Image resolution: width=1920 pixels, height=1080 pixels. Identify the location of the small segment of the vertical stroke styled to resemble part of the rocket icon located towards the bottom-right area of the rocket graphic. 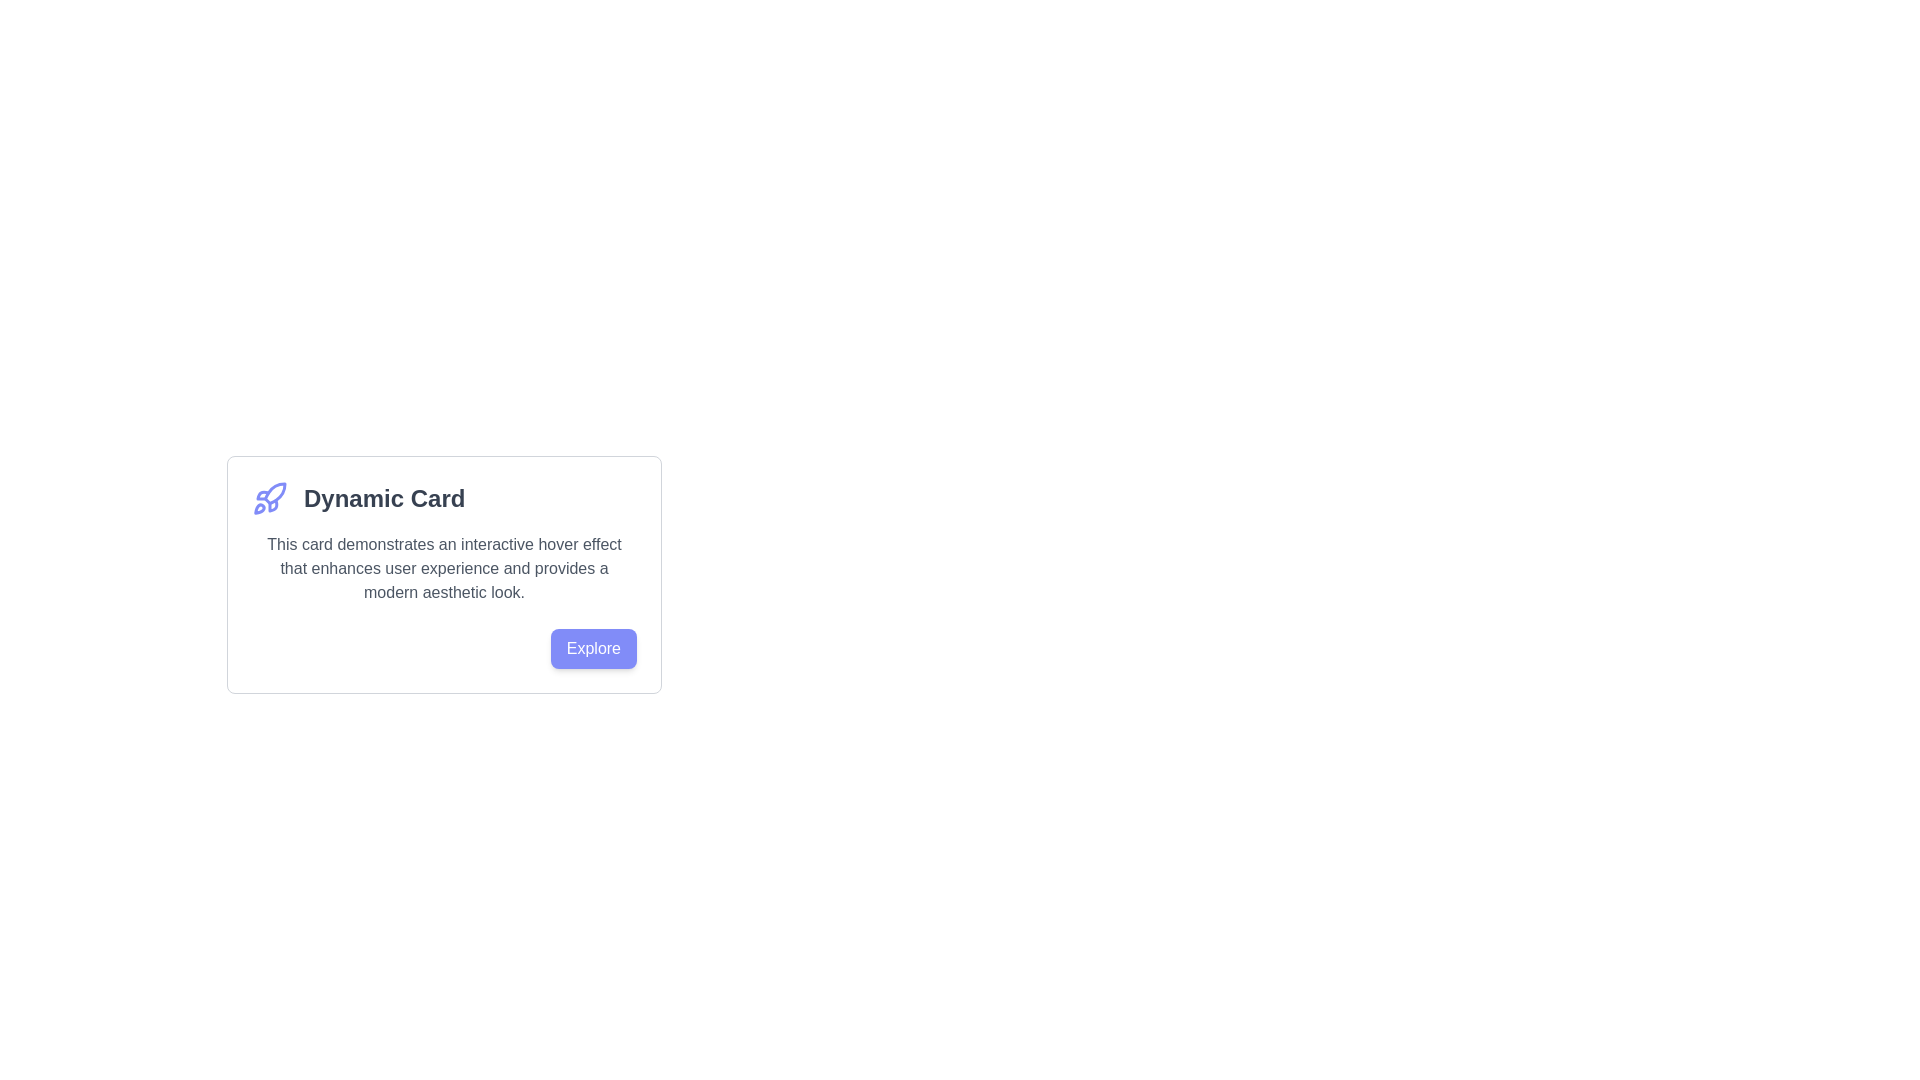
(272, 504).